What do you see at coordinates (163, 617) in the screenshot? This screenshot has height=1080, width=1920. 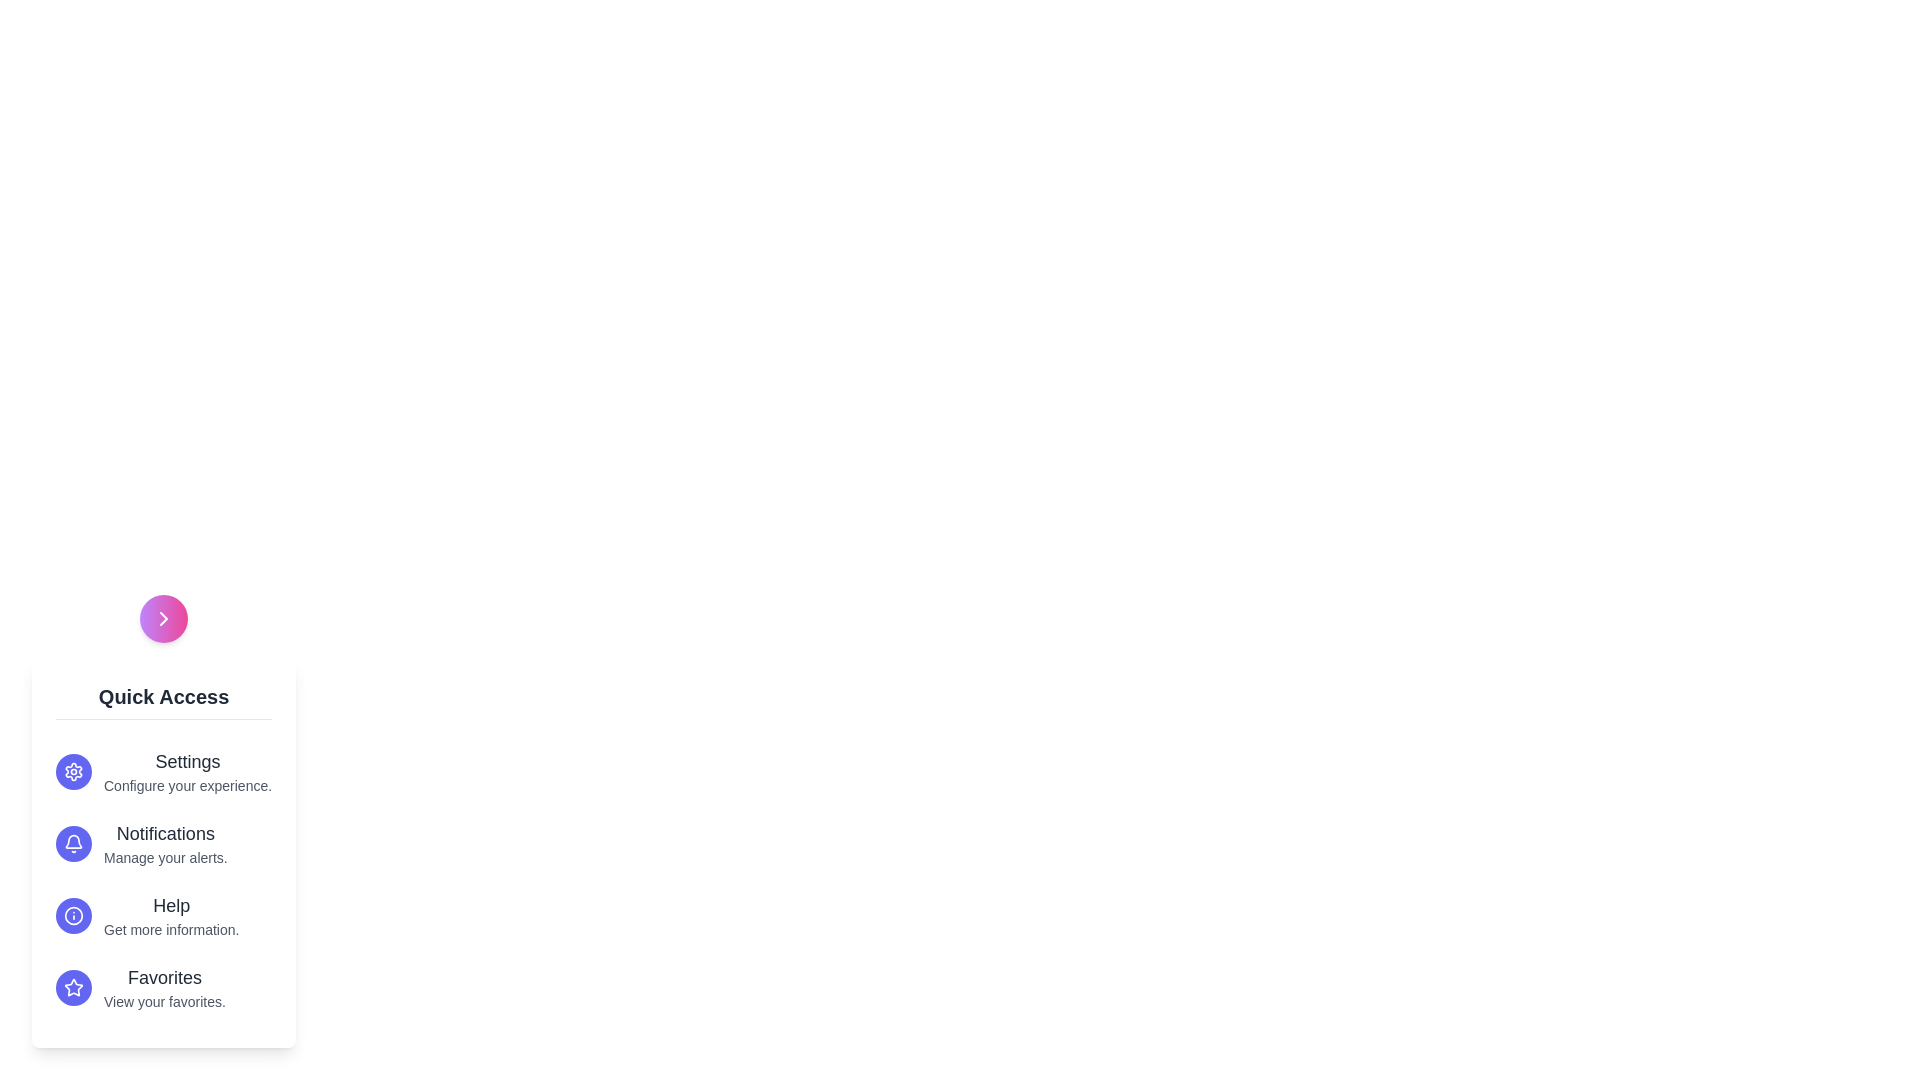 I see `the main pink button to toggle the menu visibility` at bounding box center [163, 617].